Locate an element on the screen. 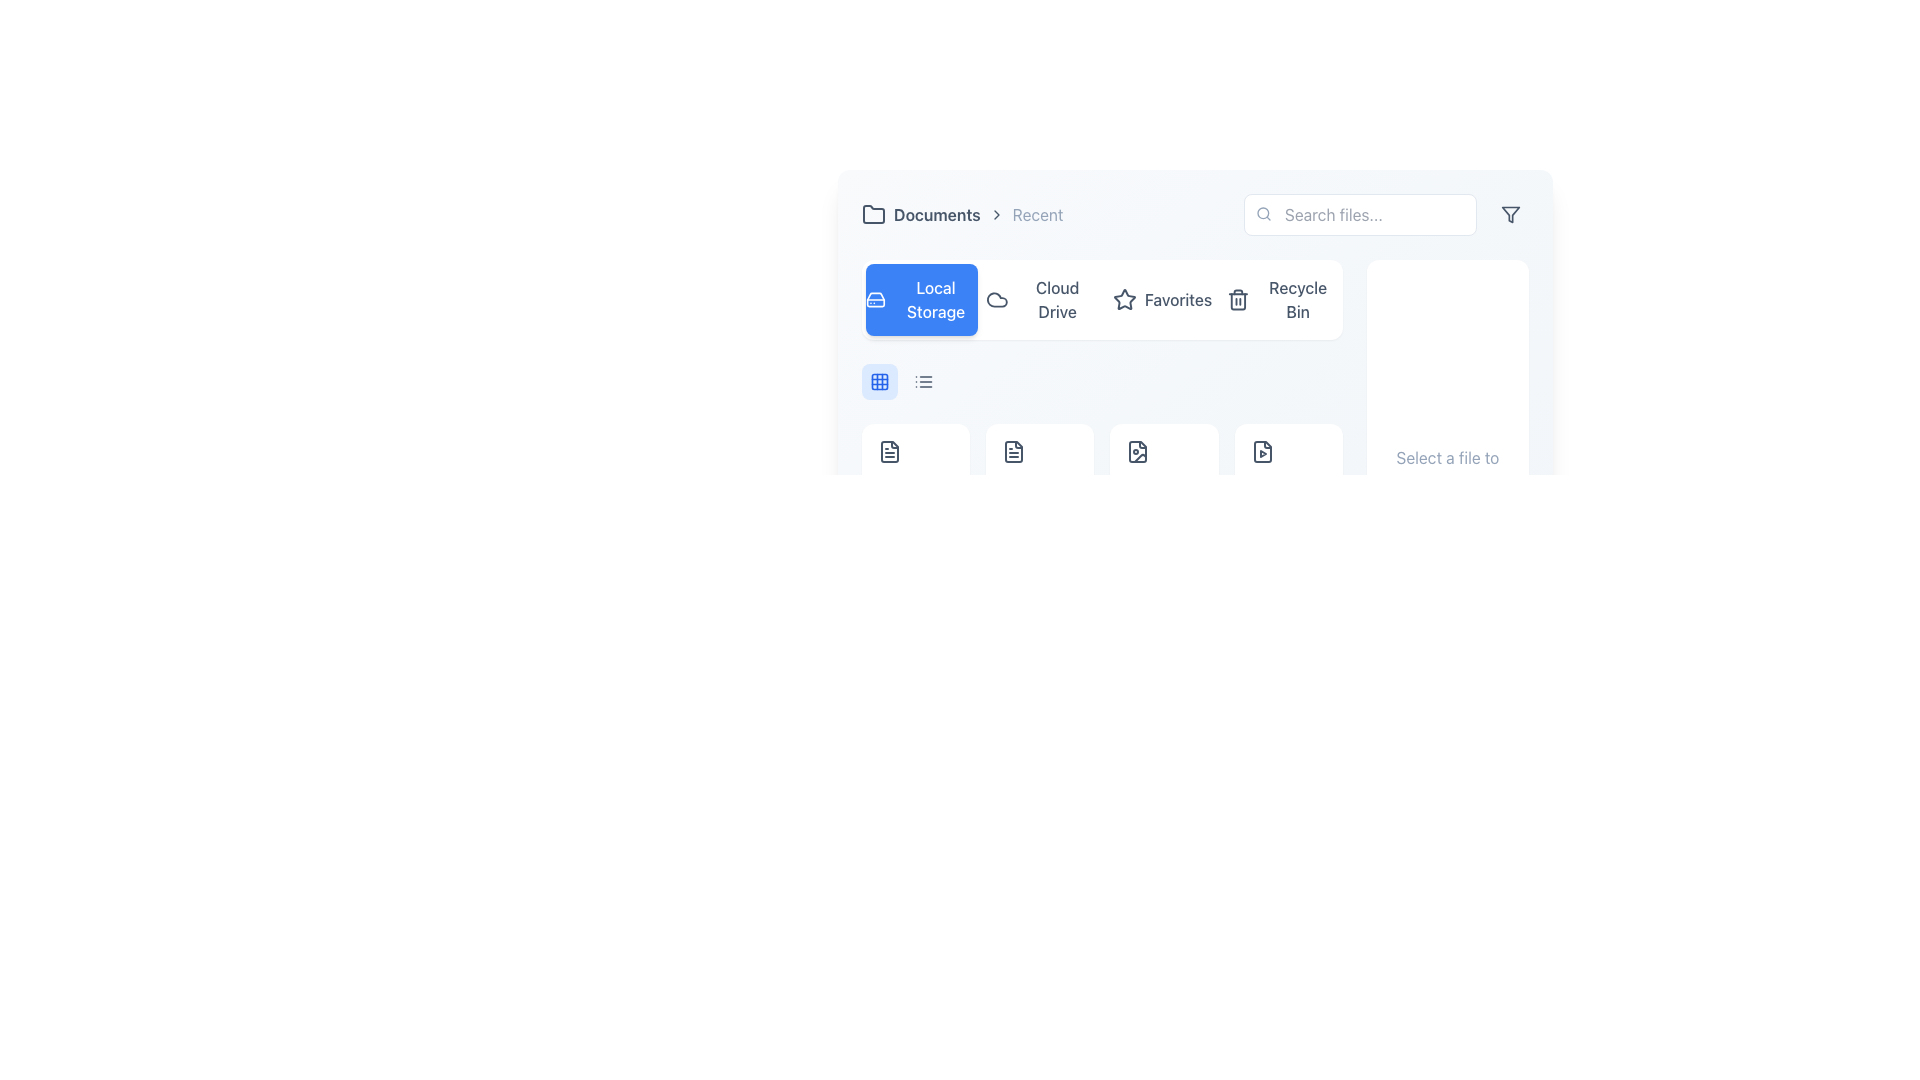 This screenshot has height=1080, width=1920. the star icon labeled 'Favorites' located in the toolbar, between 'Cloud Drive' and 'Recycle Bin' is located at coordinates (1124, 299).